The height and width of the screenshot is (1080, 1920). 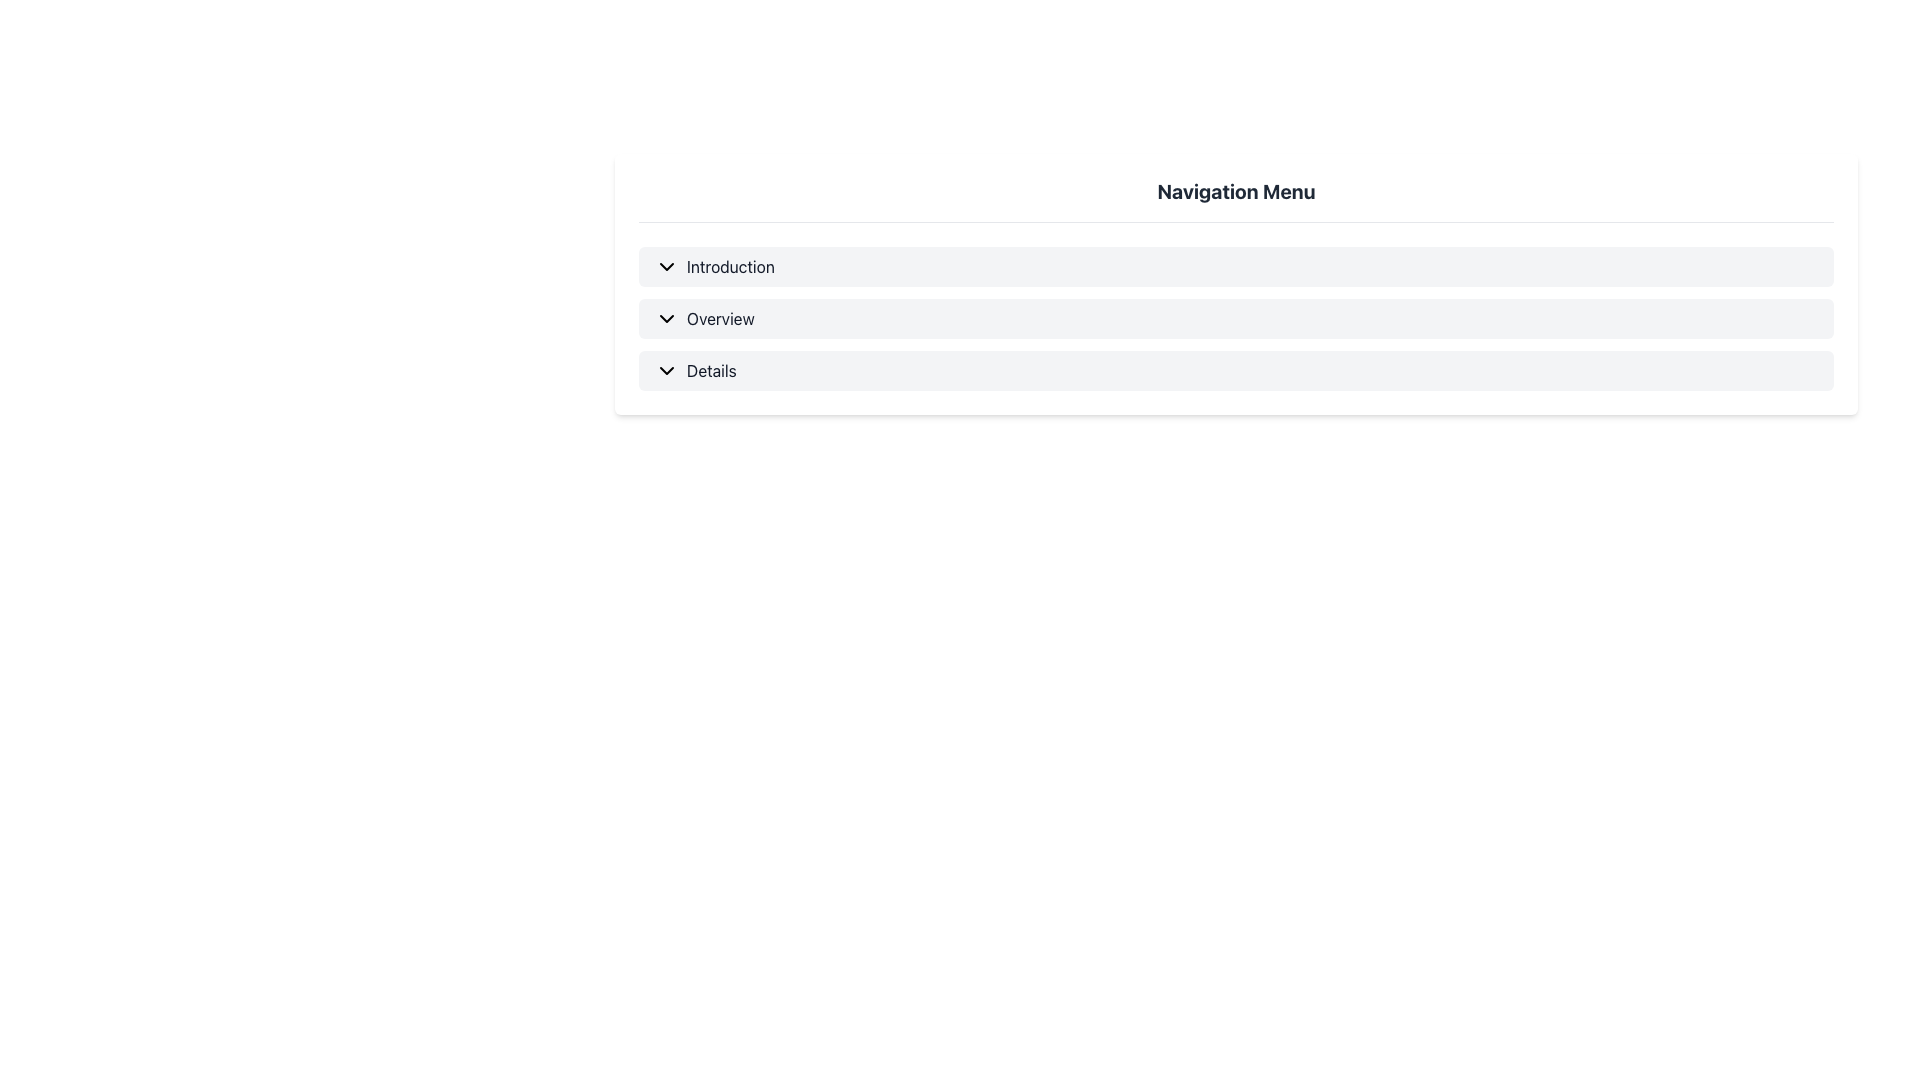 What do you see at coordinates (667, 318) in the screenshot?
I see `the IconButton located to the left of the 'Overview' text label` at bounding box center [667, 318].